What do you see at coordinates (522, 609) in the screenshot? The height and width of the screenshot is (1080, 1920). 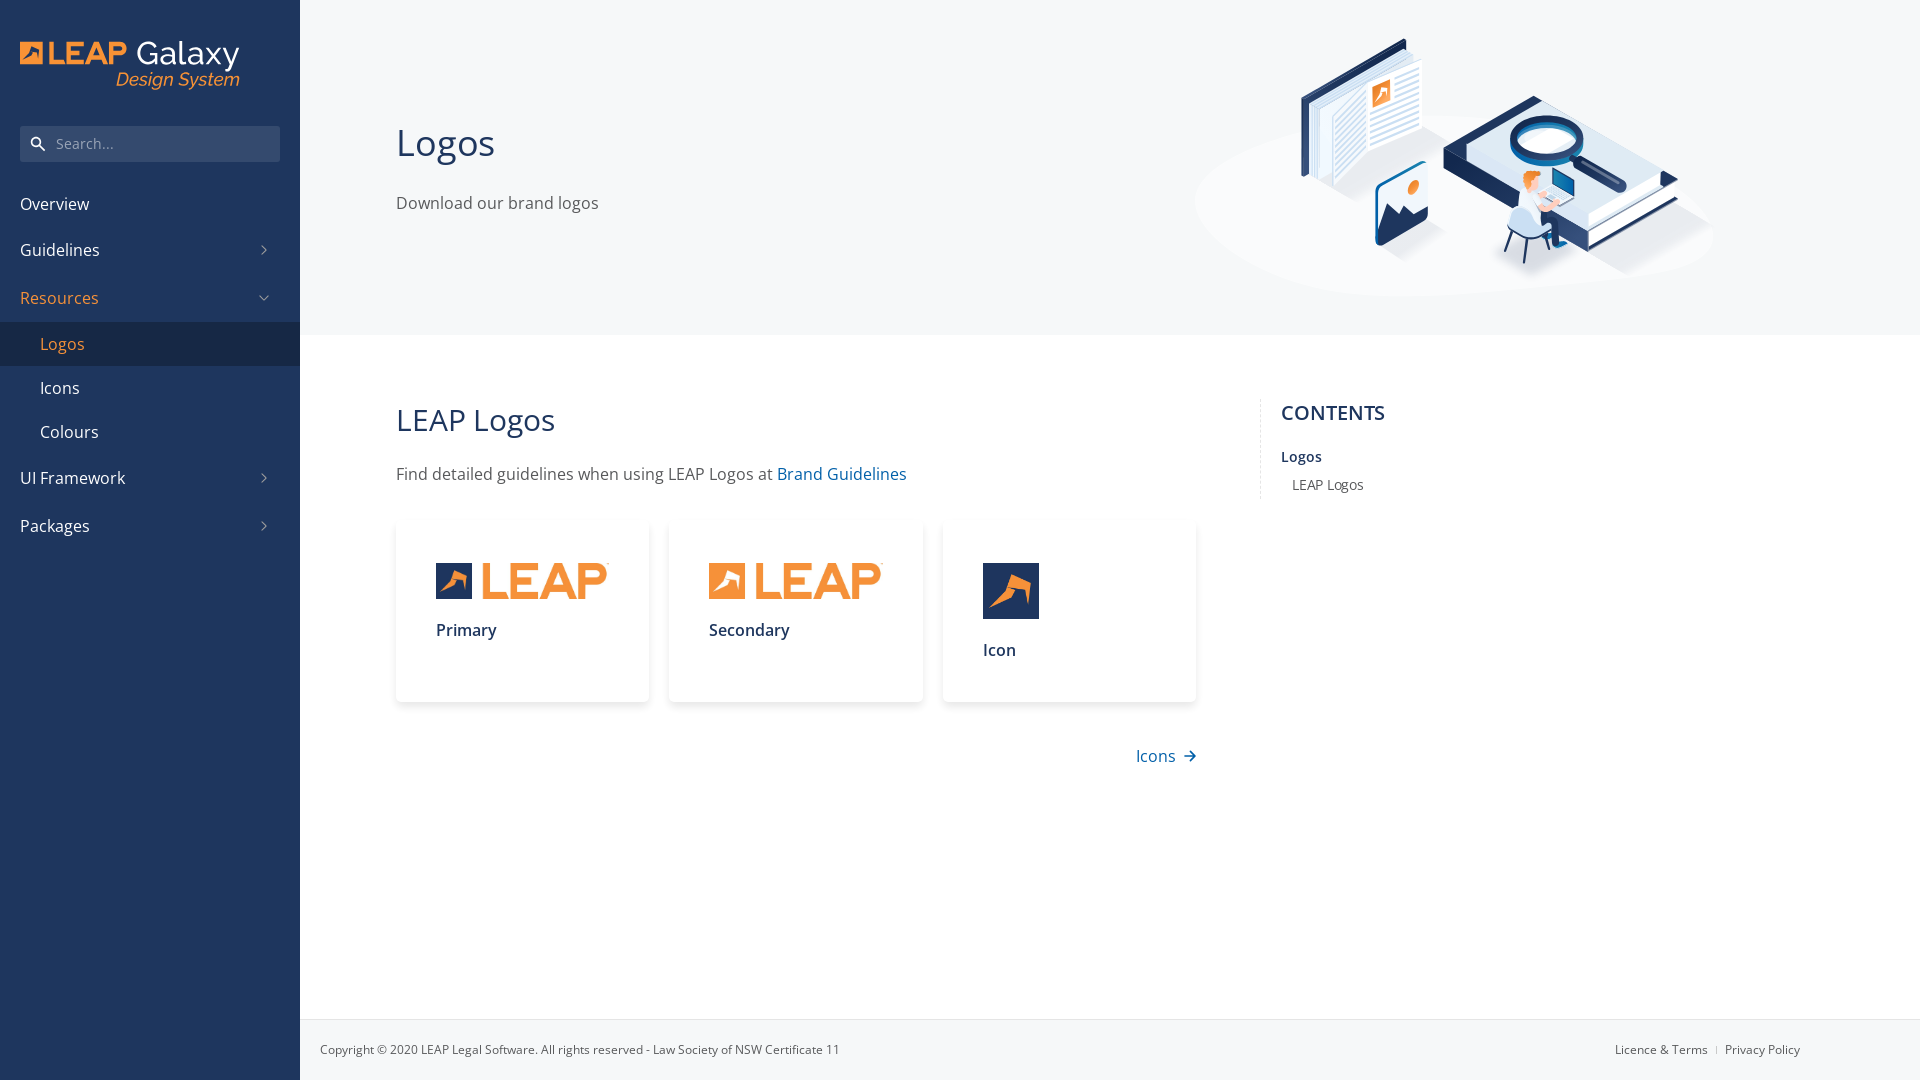 I see `'Primary'` at bounding box center [522, 609].